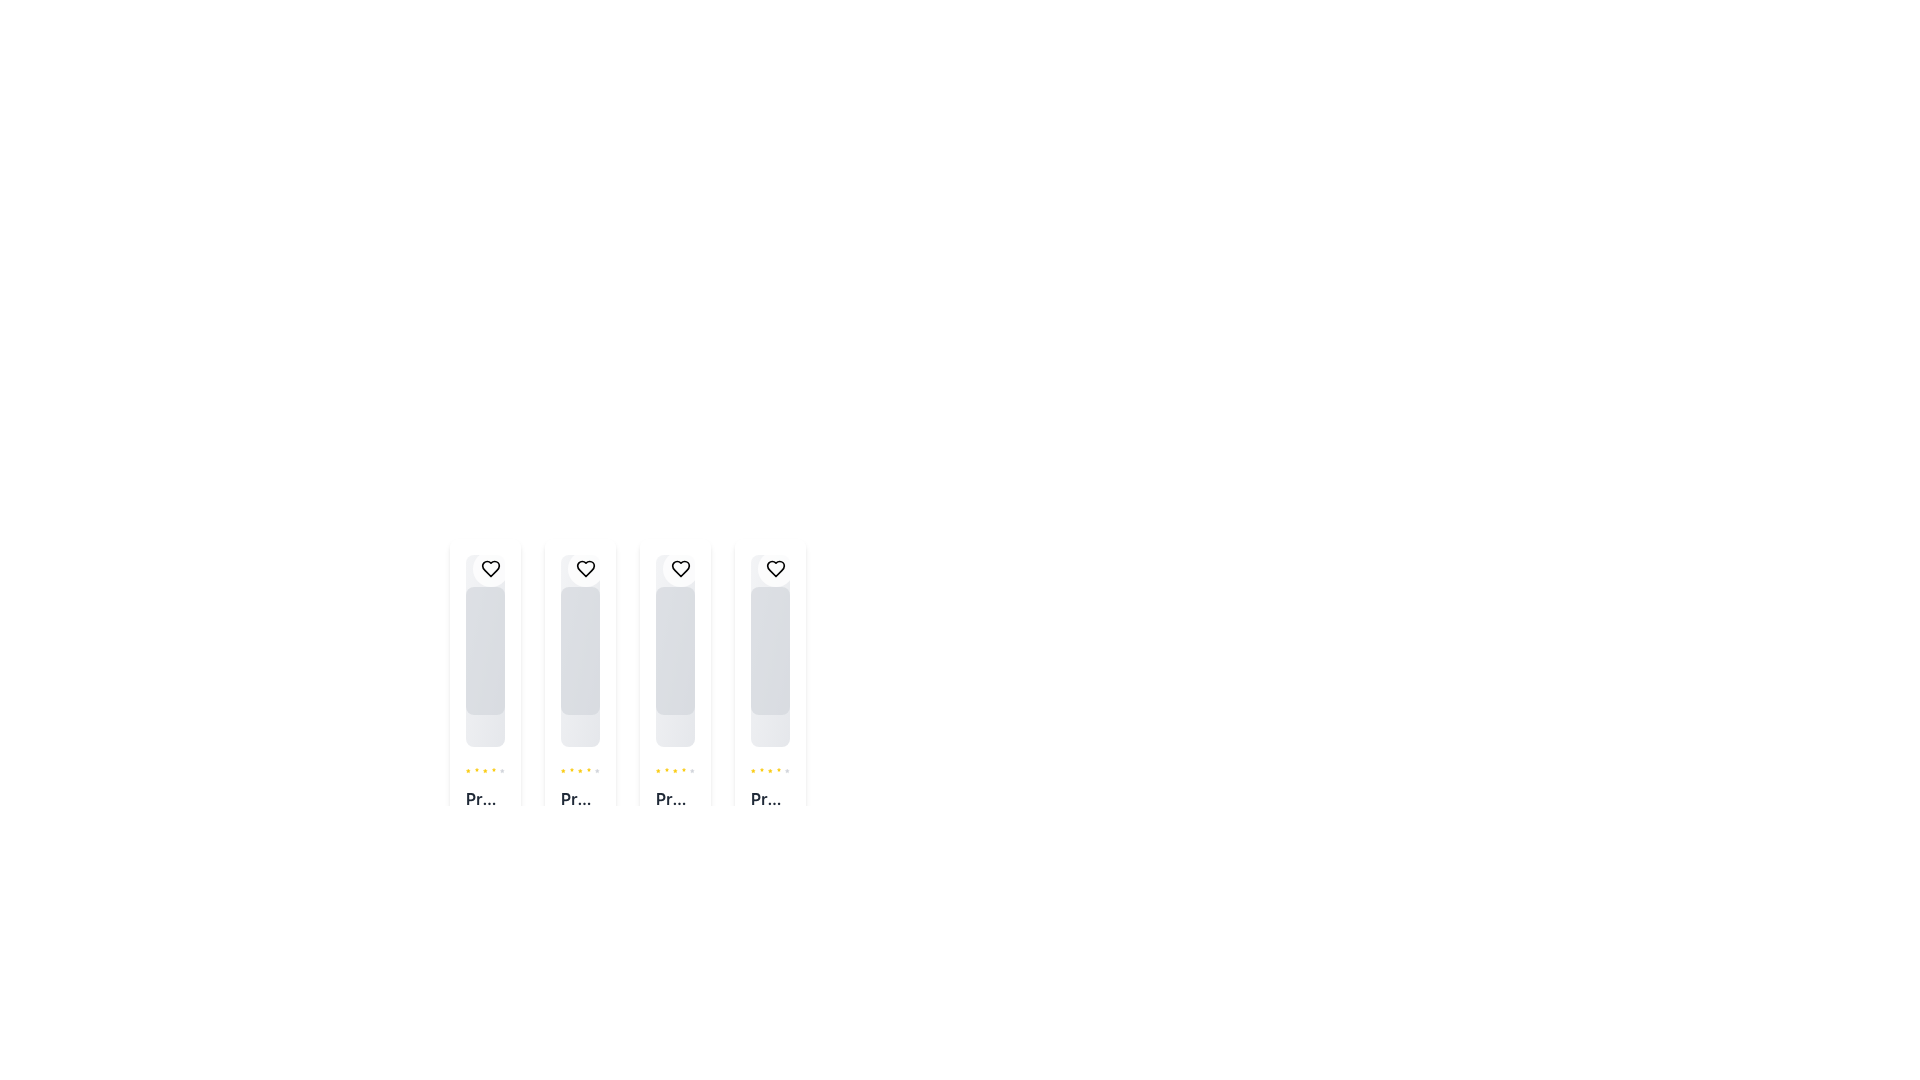 This screenshot has height=1080, width=1920. I want to click on the product name in the fourth column of the product grid, so click(675, 822).